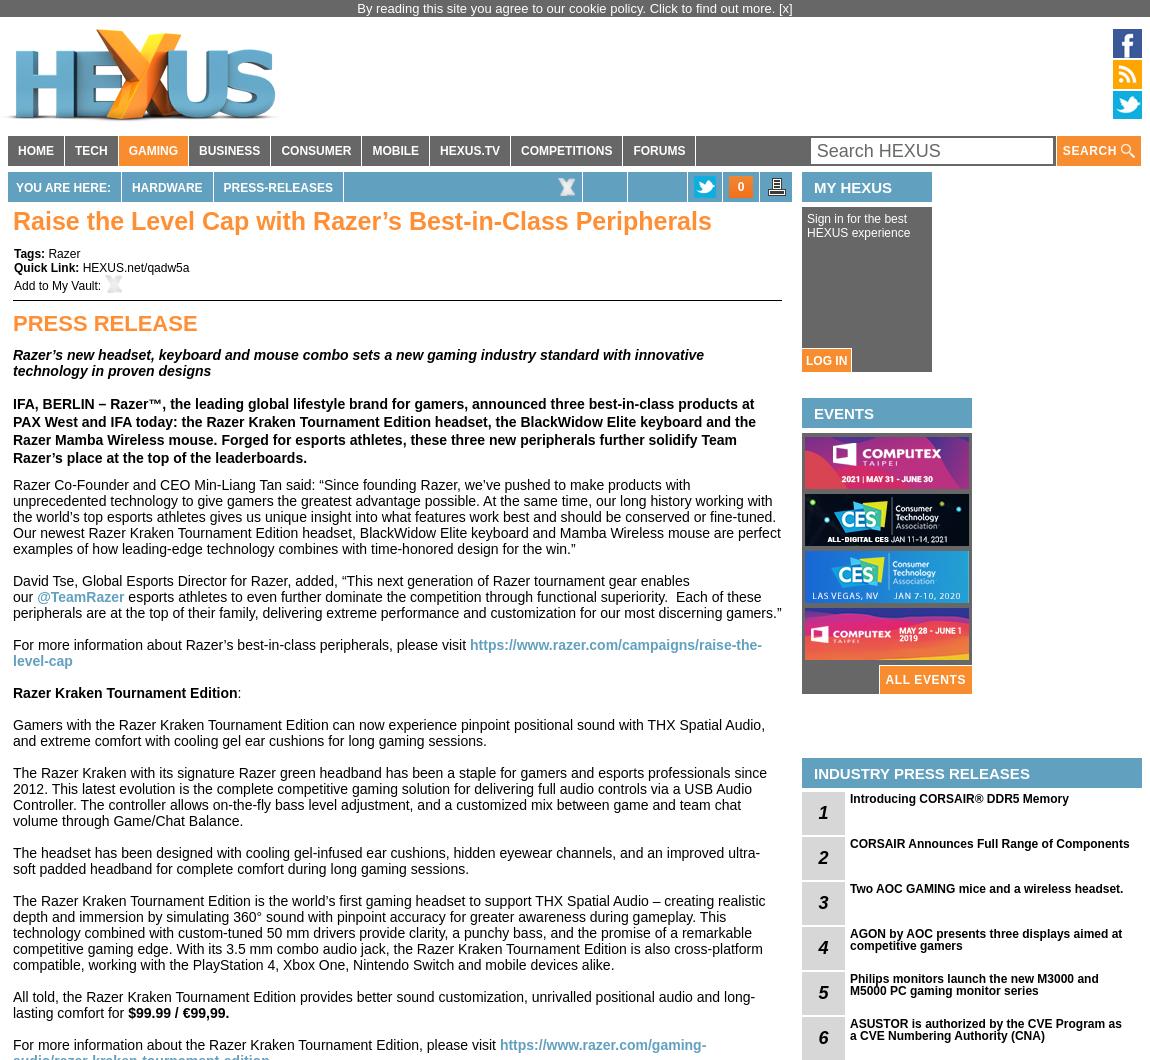 Image resolution: width=1150 pixels, height=1060 pixels. What do you see at coordinates (848, 1029) in the screenshot?
I see `'ASUSTOR is authorized by the CVE Program as a CVE Numbering Authority (CNA)'` at bounding box center [848, 1029].